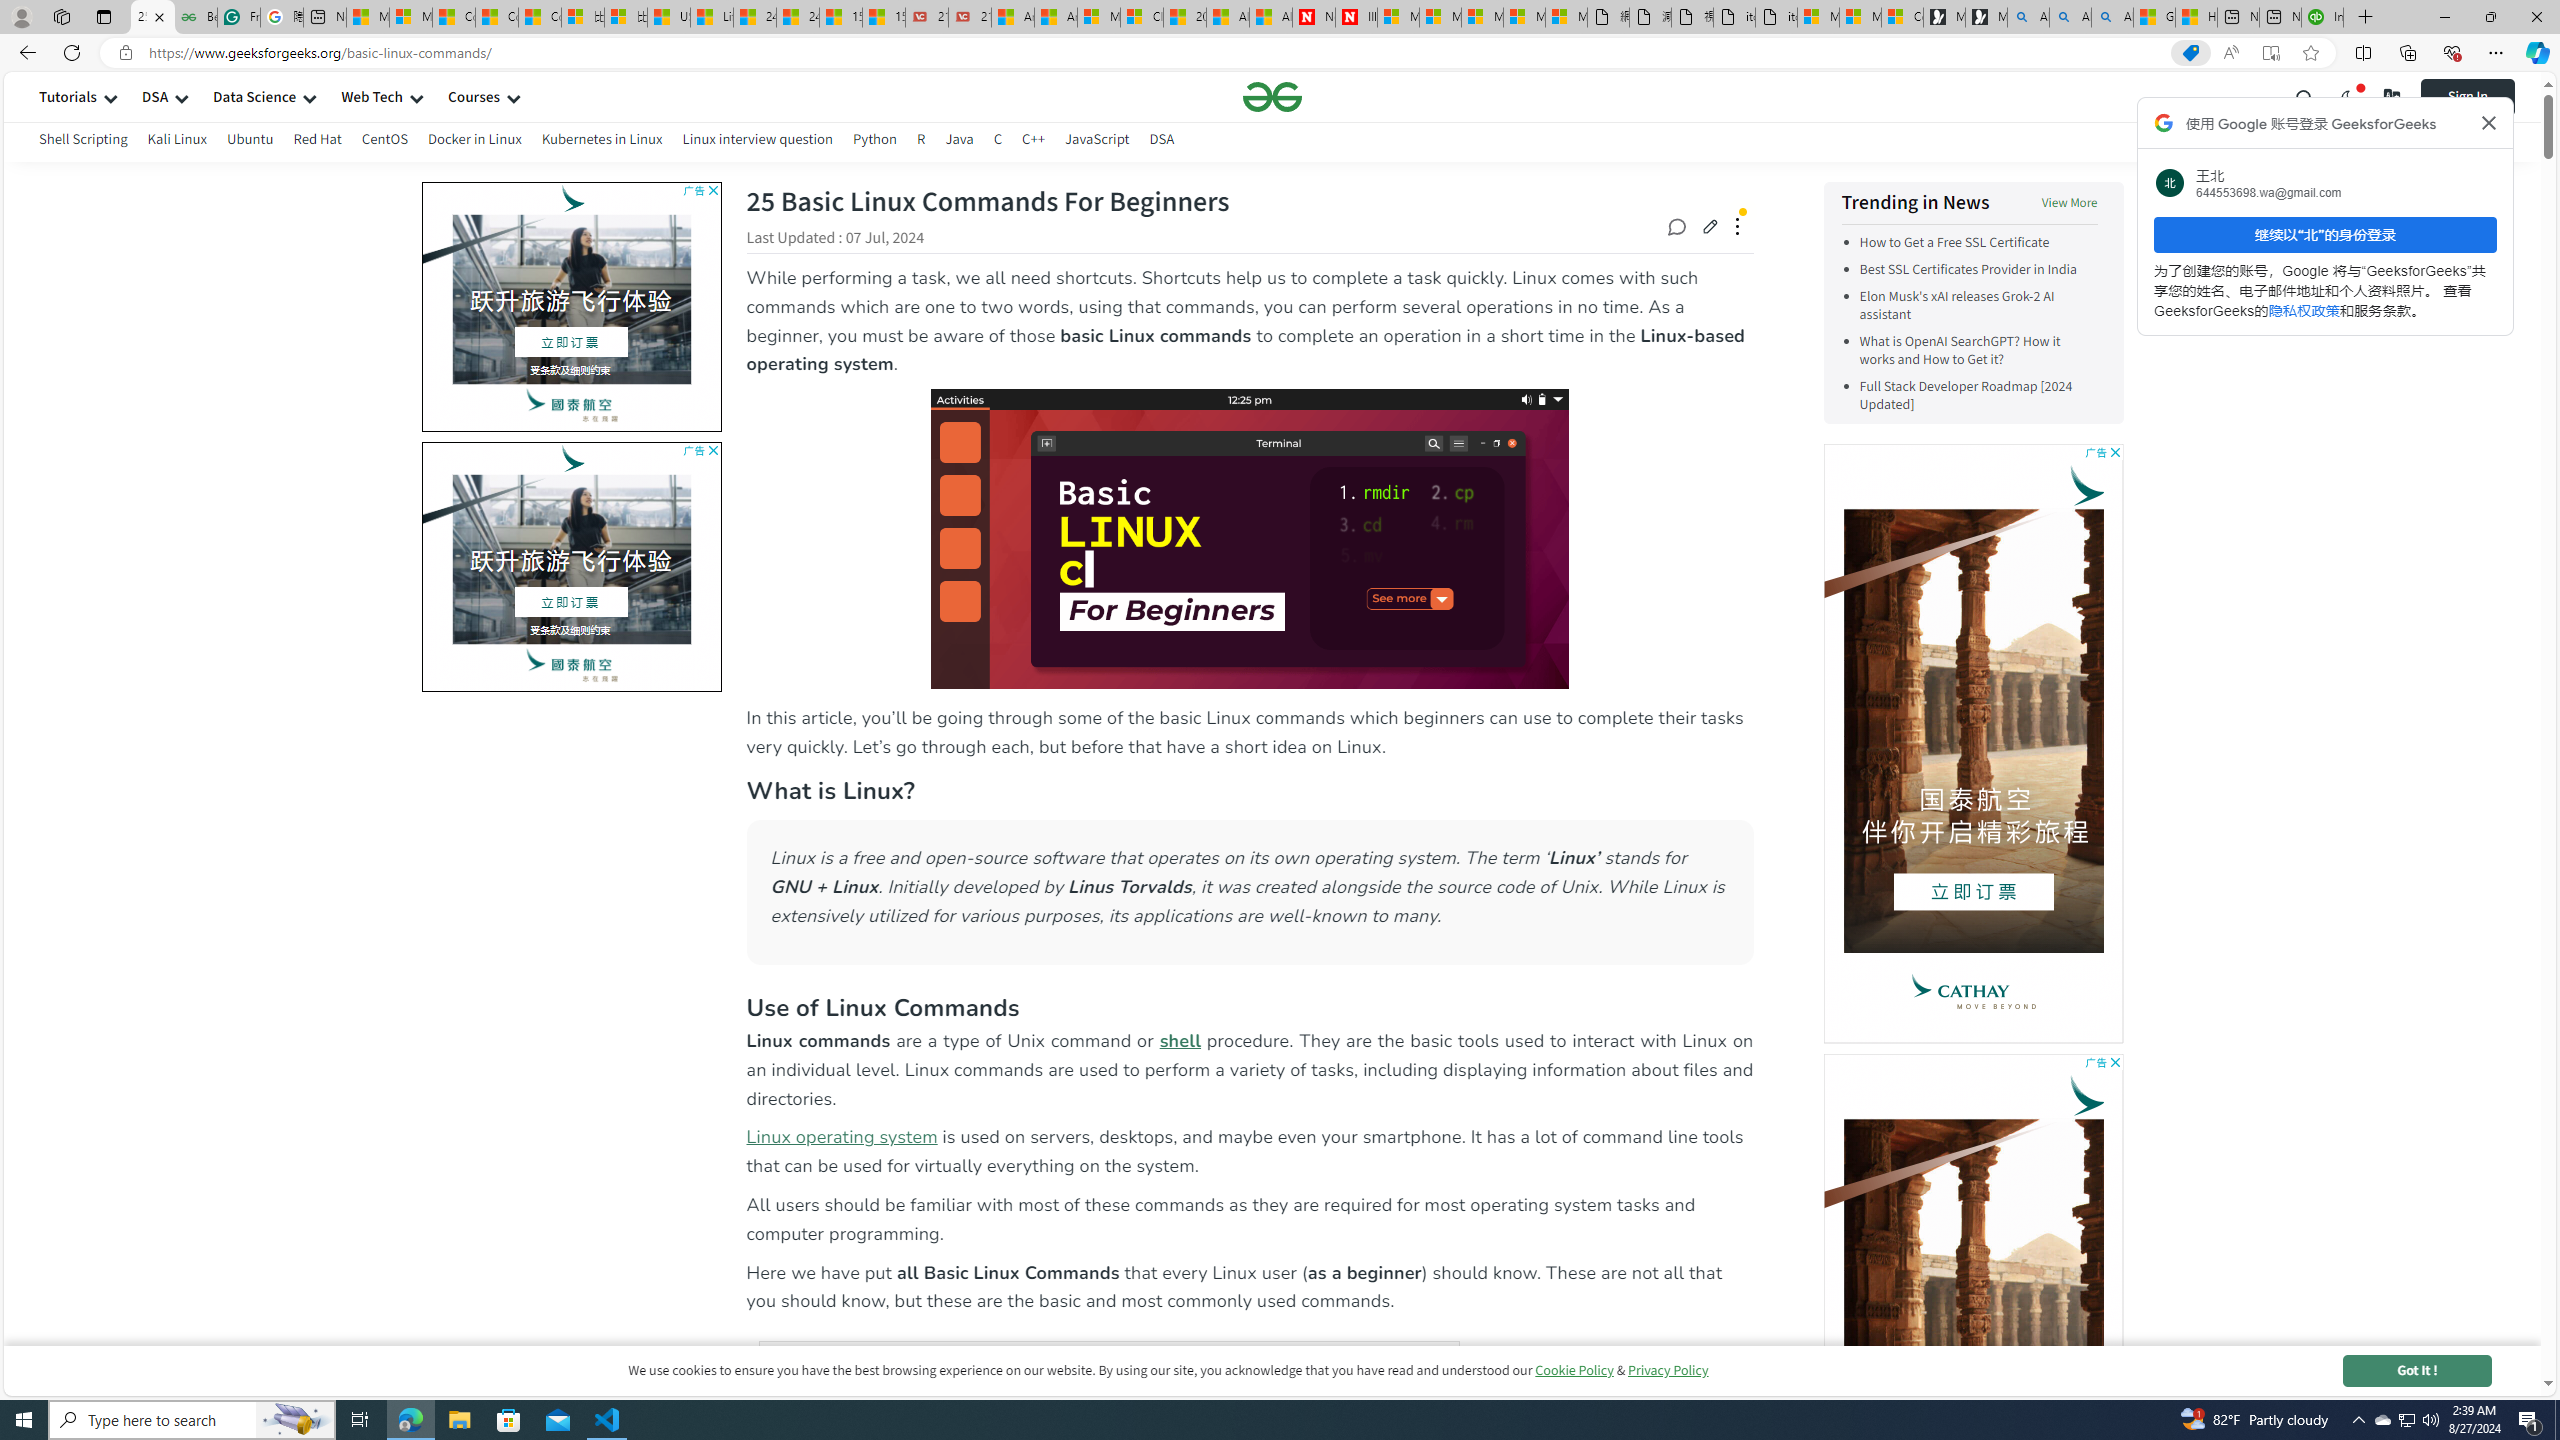  Describe the element at coordinates (1977, 306) in the screenshot. I see `'Elon Musk'` at that location.